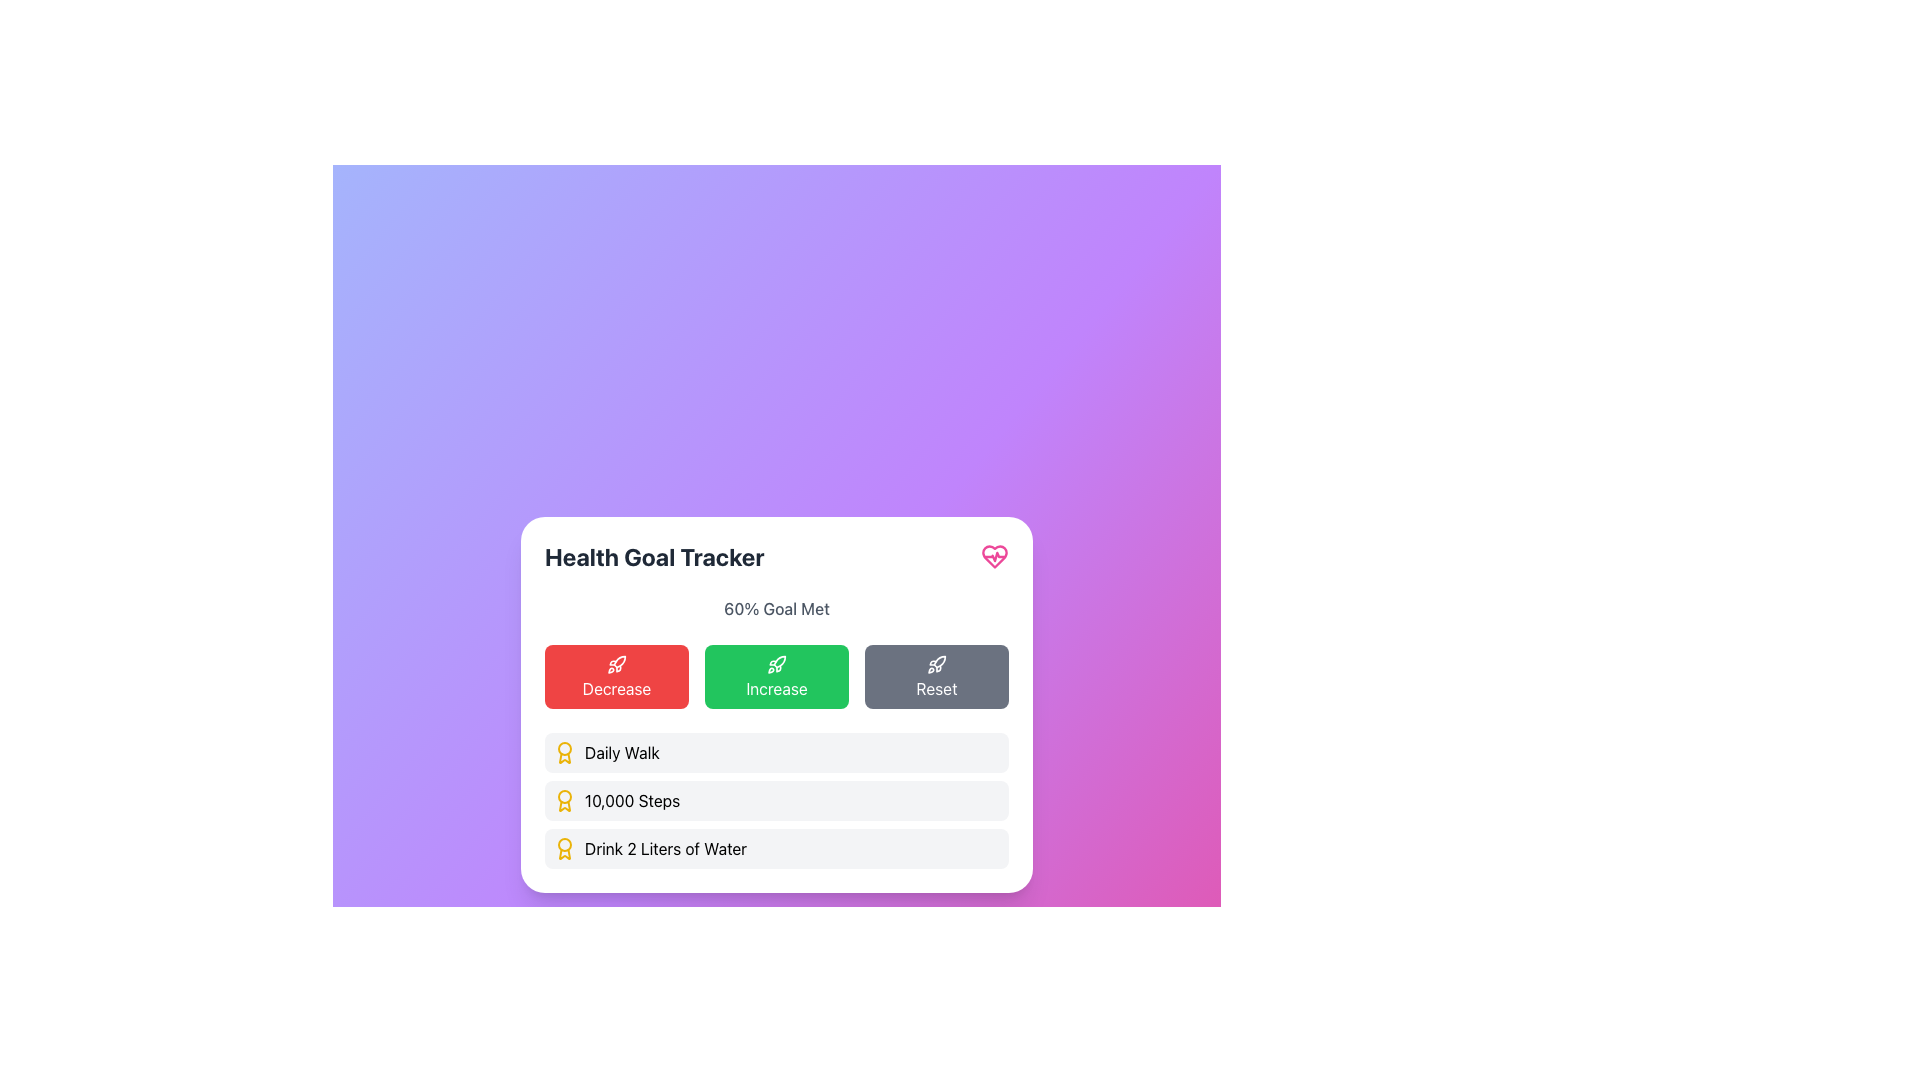  Describe the element at coordinates (564, 752) in the screenshot. I see `the achievement icon representing the 'Daily Walk' health goal located at the beginning of the entry in the health goals list` at that location.